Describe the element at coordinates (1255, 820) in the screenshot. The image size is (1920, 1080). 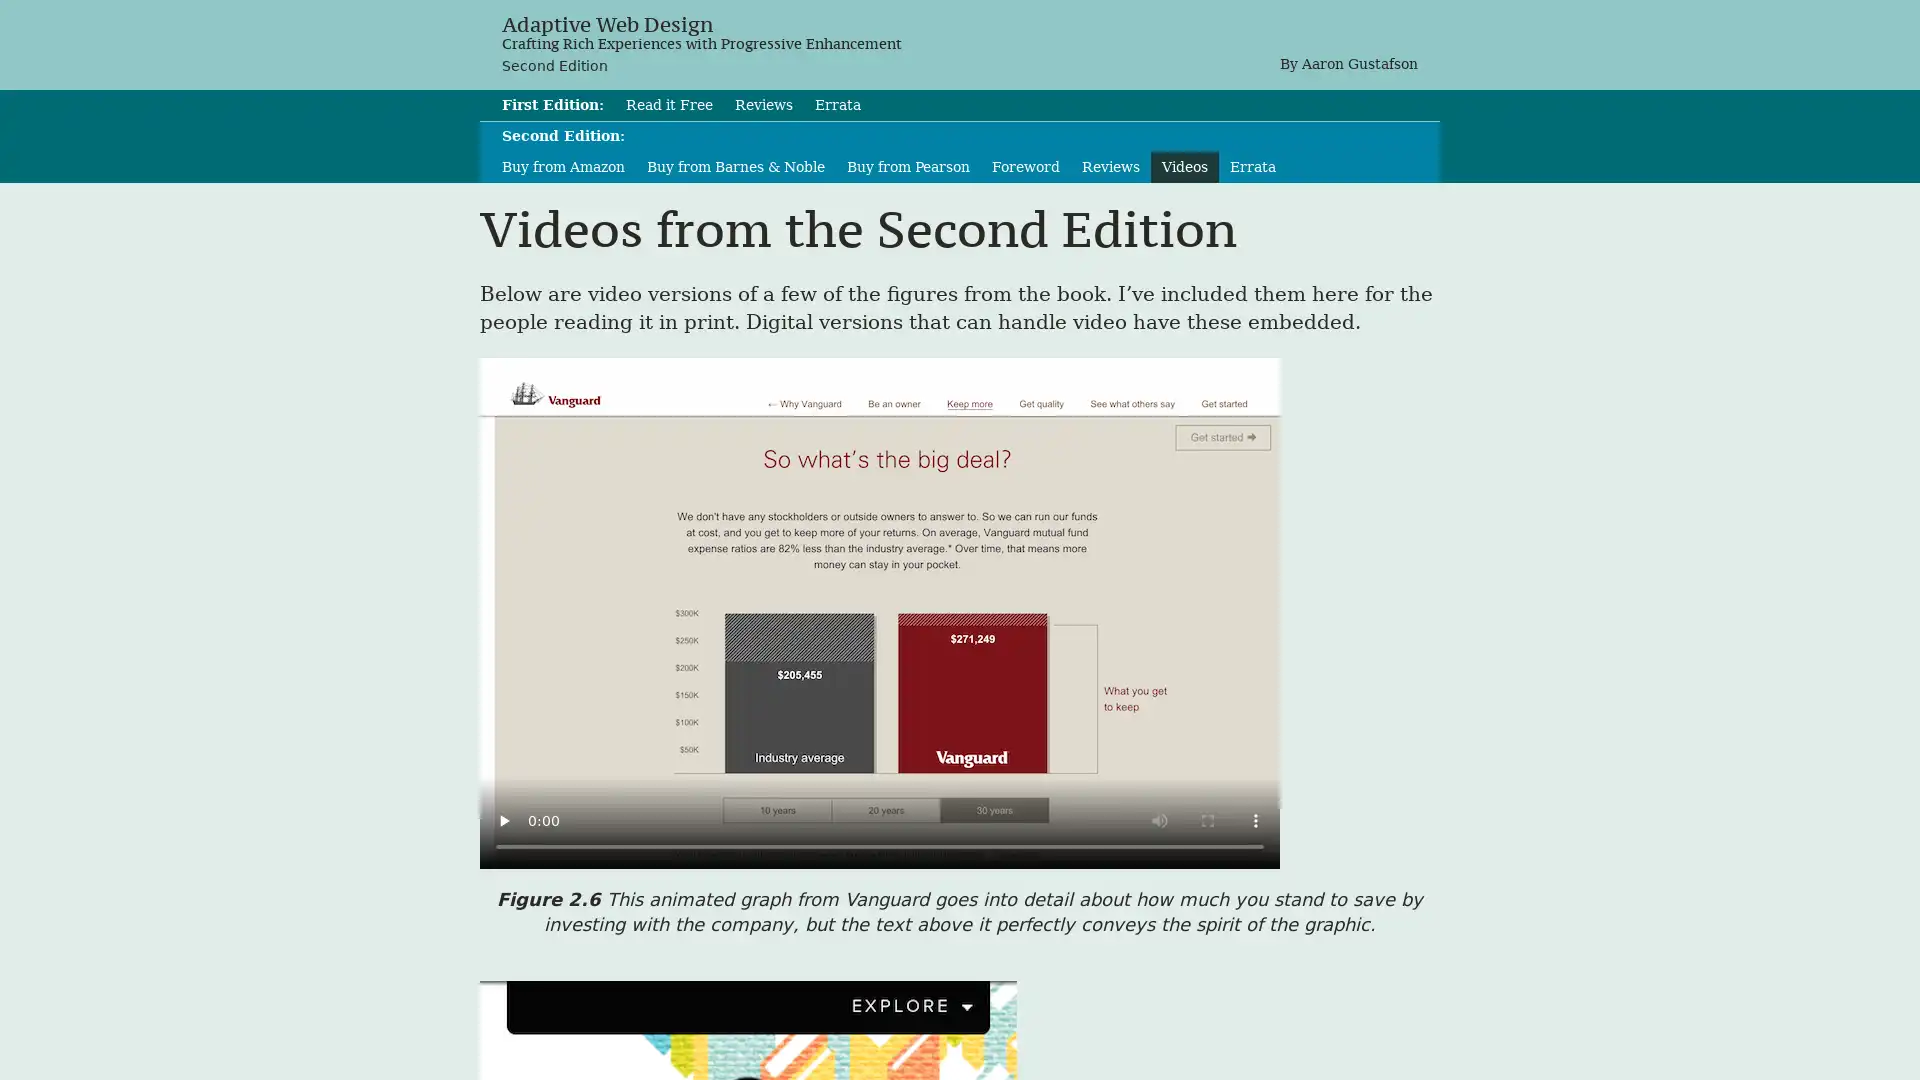
I see `show more media controls` at that location.